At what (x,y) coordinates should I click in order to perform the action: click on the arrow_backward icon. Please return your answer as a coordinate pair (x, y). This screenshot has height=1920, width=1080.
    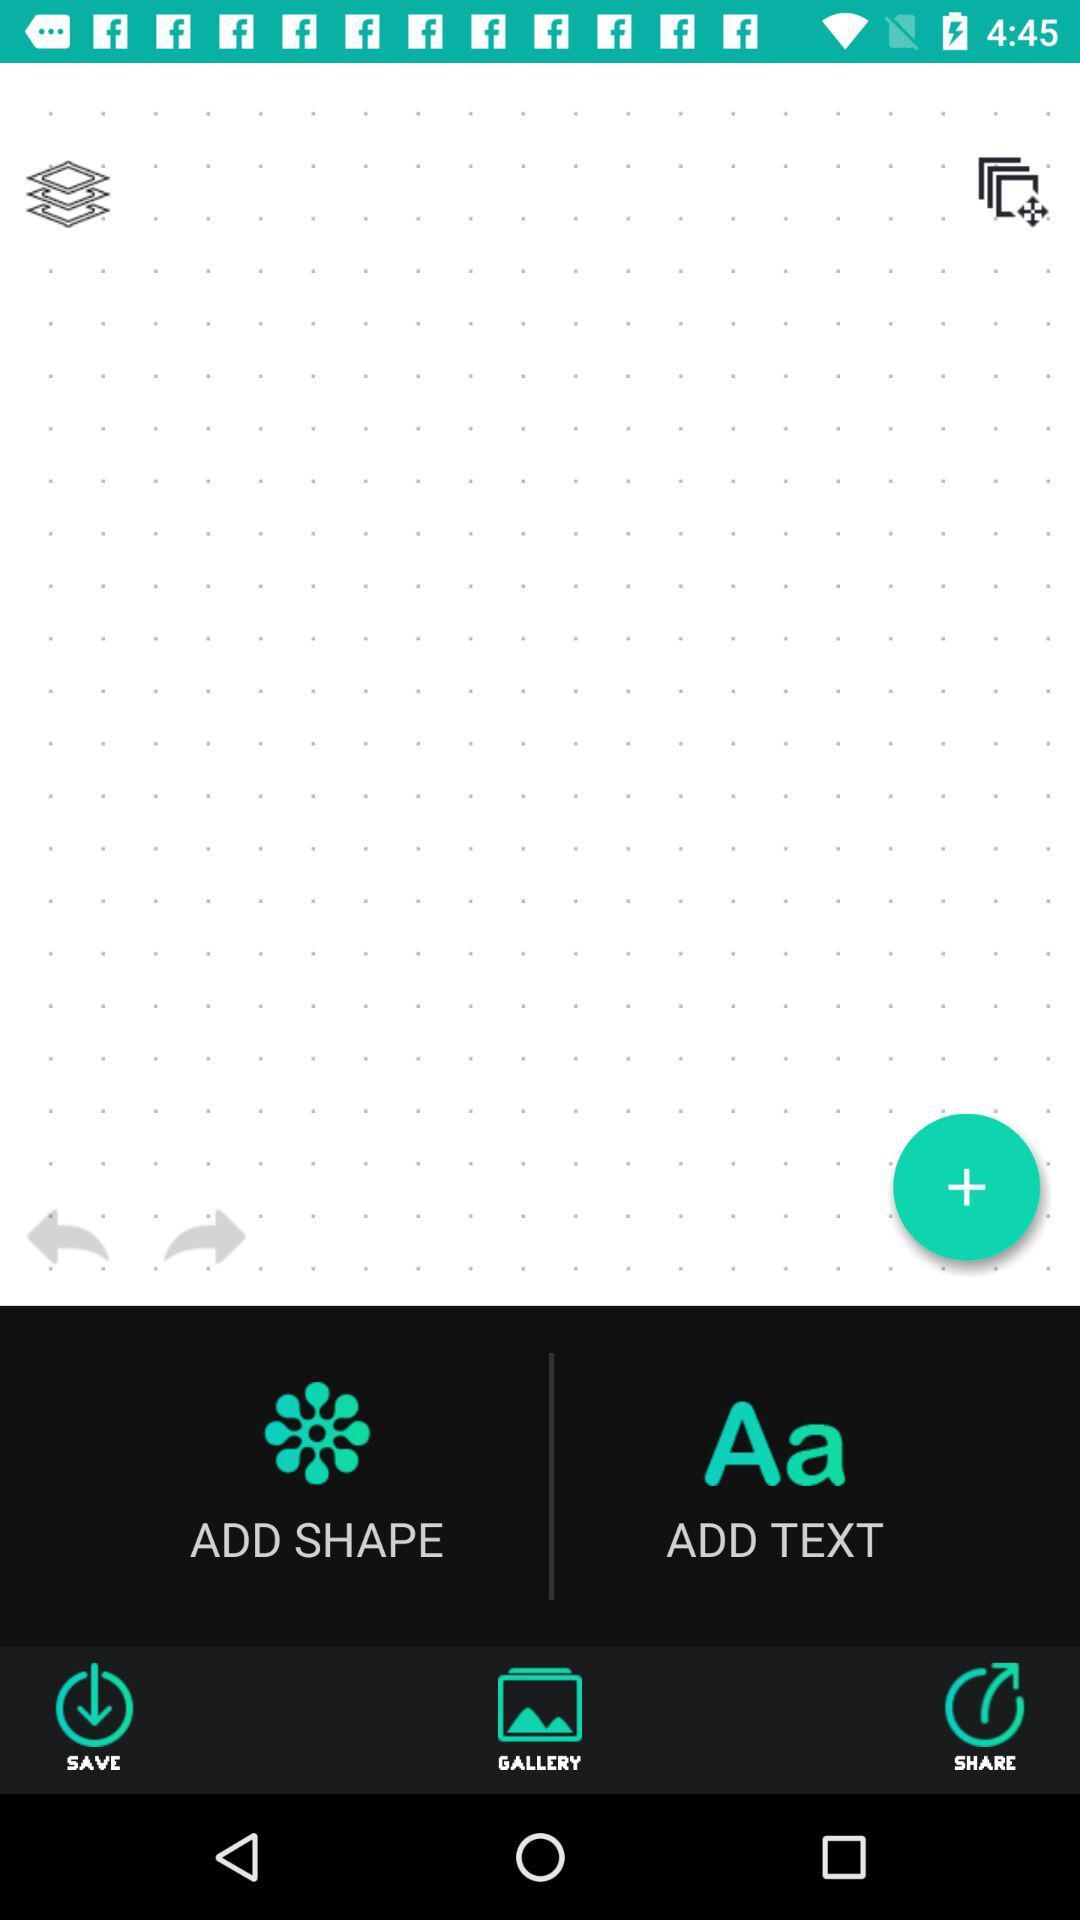
    Looking at the image, I should click on (67, 1236).